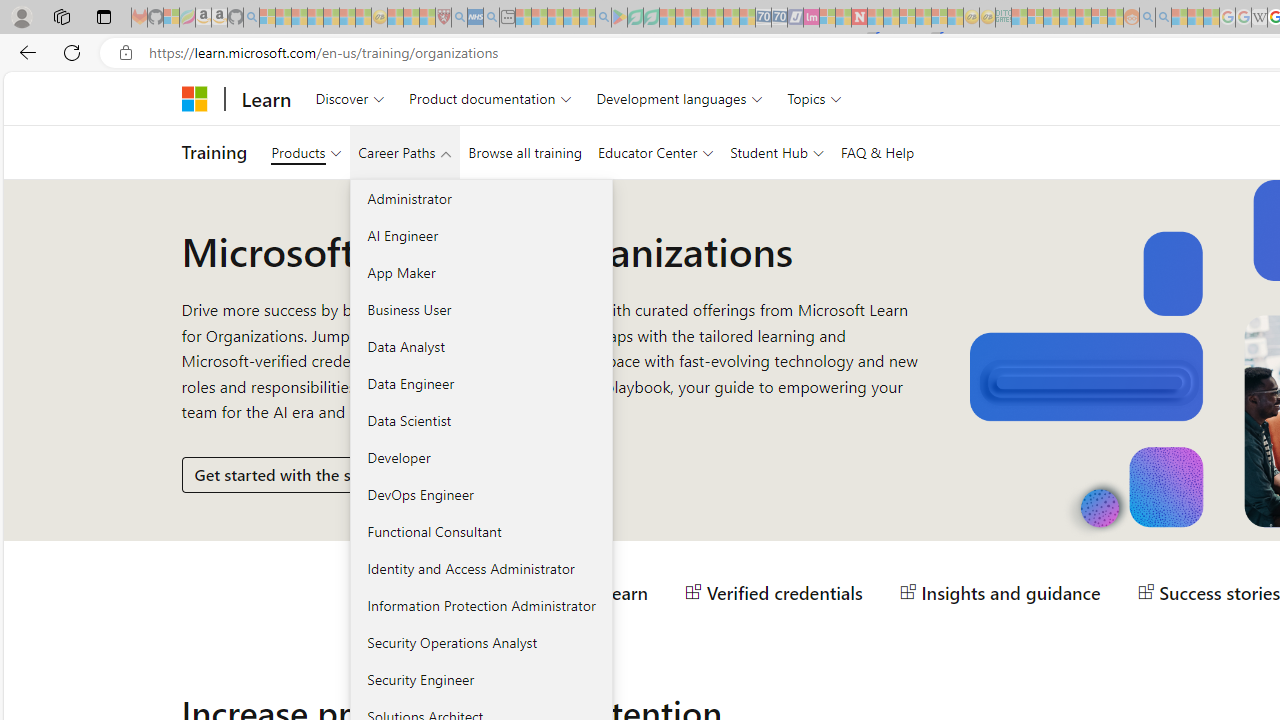  Describe the element at coordinates (305, 151) in the screenshot. I see `'Products'` at that location.